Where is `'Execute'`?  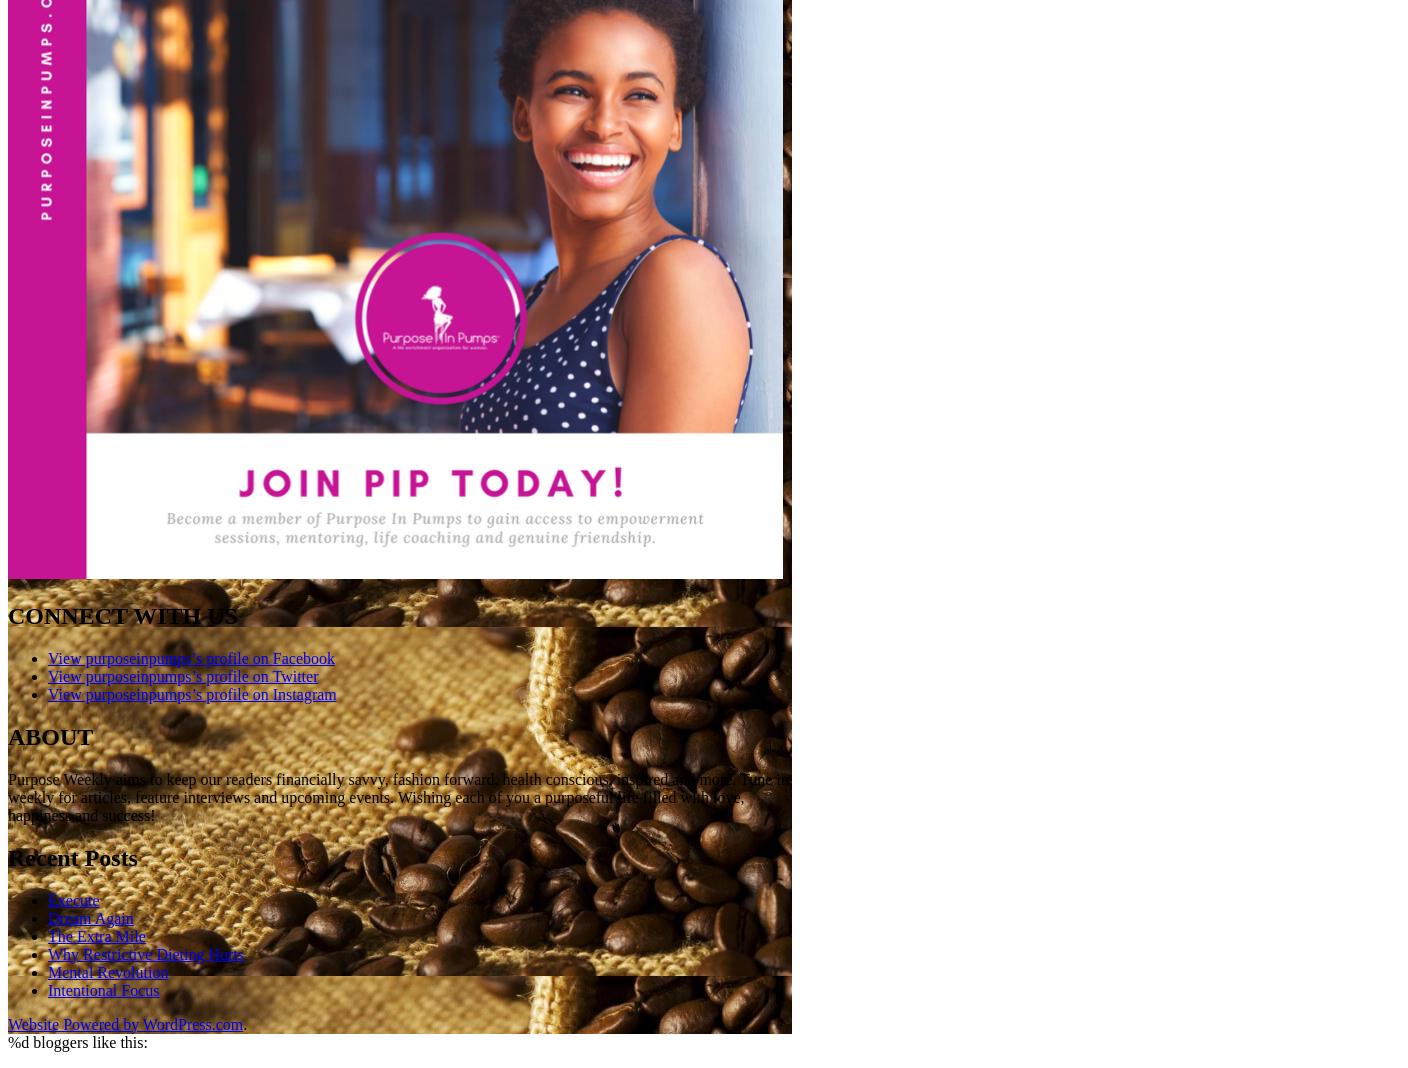
'Execute' is located at coordinates (72, 898).